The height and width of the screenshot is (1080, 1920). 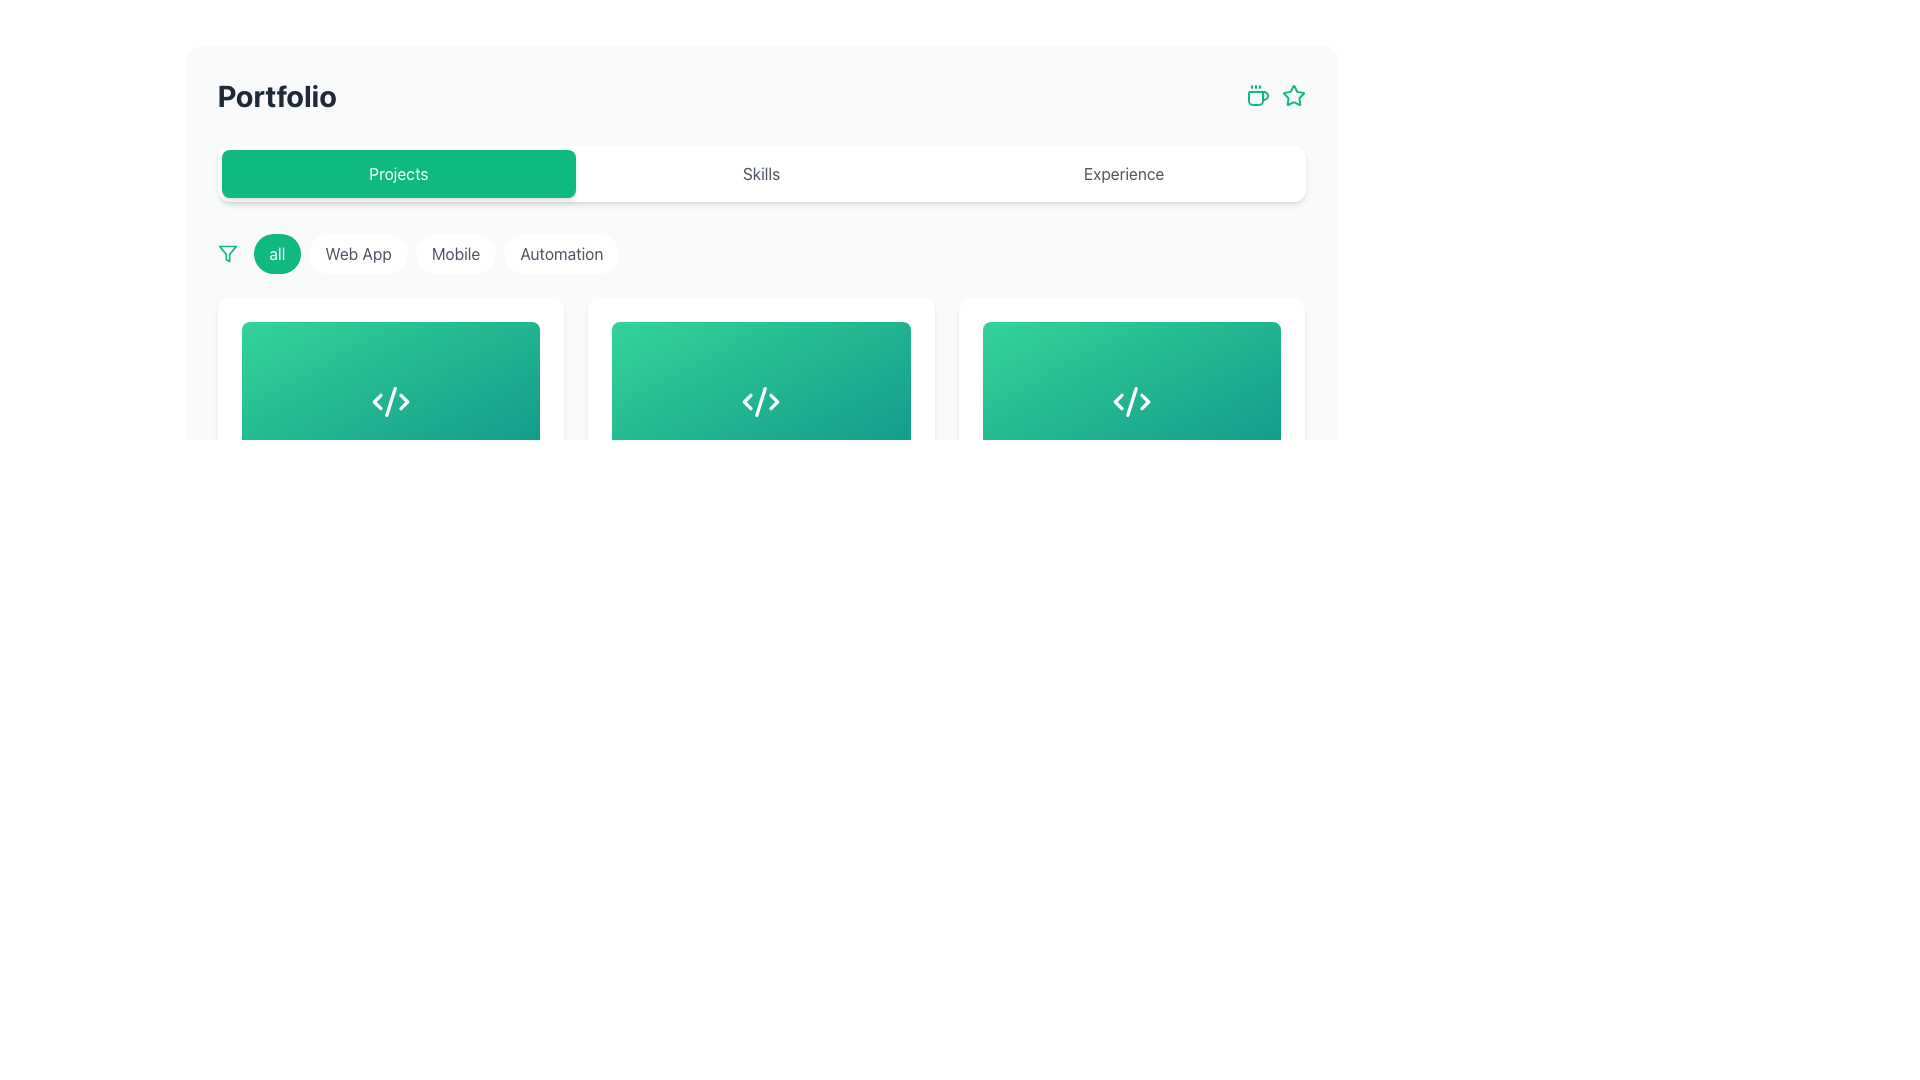 I want to click on the green coffee cup SVG icon located at the top right corner of the page, which is the first icon in a horizontal group of icons, so click(x=1256, y=96).